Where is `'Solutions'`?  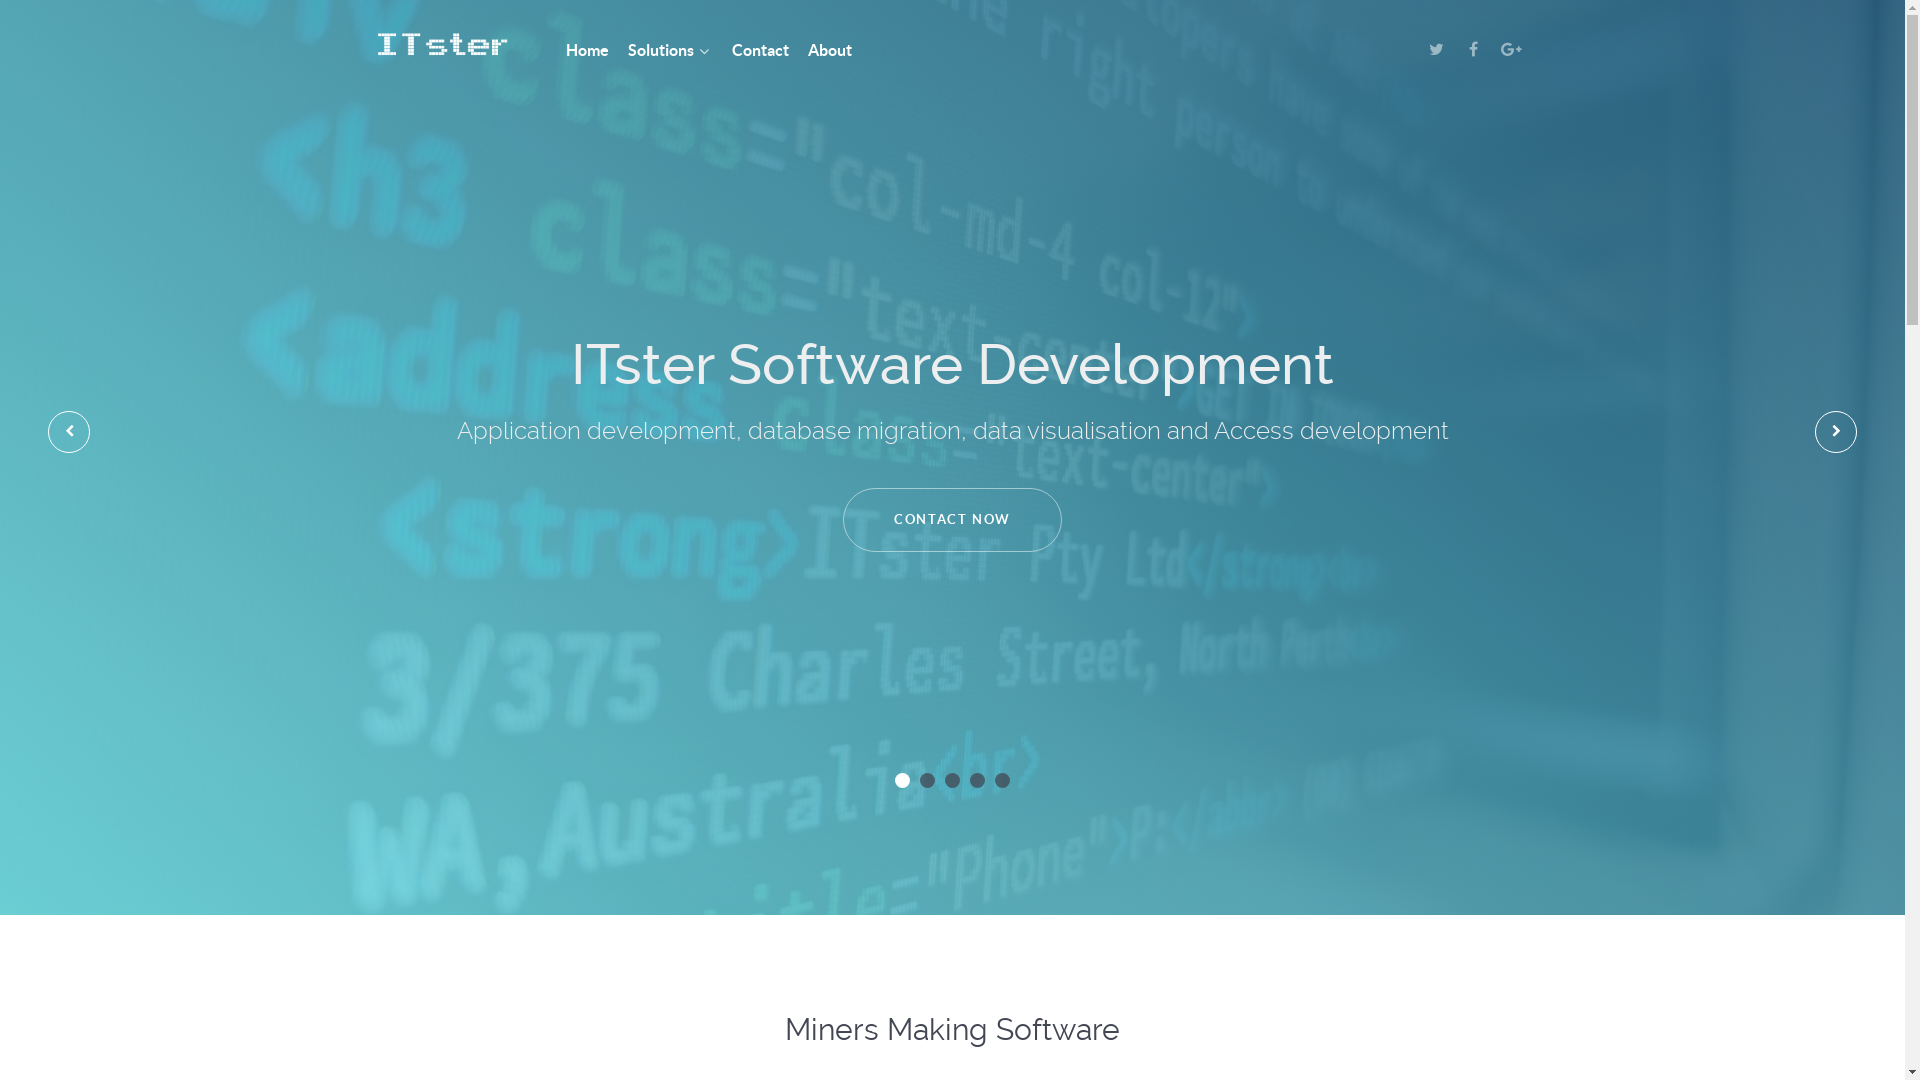 'Solutions' is located at coordinates (627, 50).